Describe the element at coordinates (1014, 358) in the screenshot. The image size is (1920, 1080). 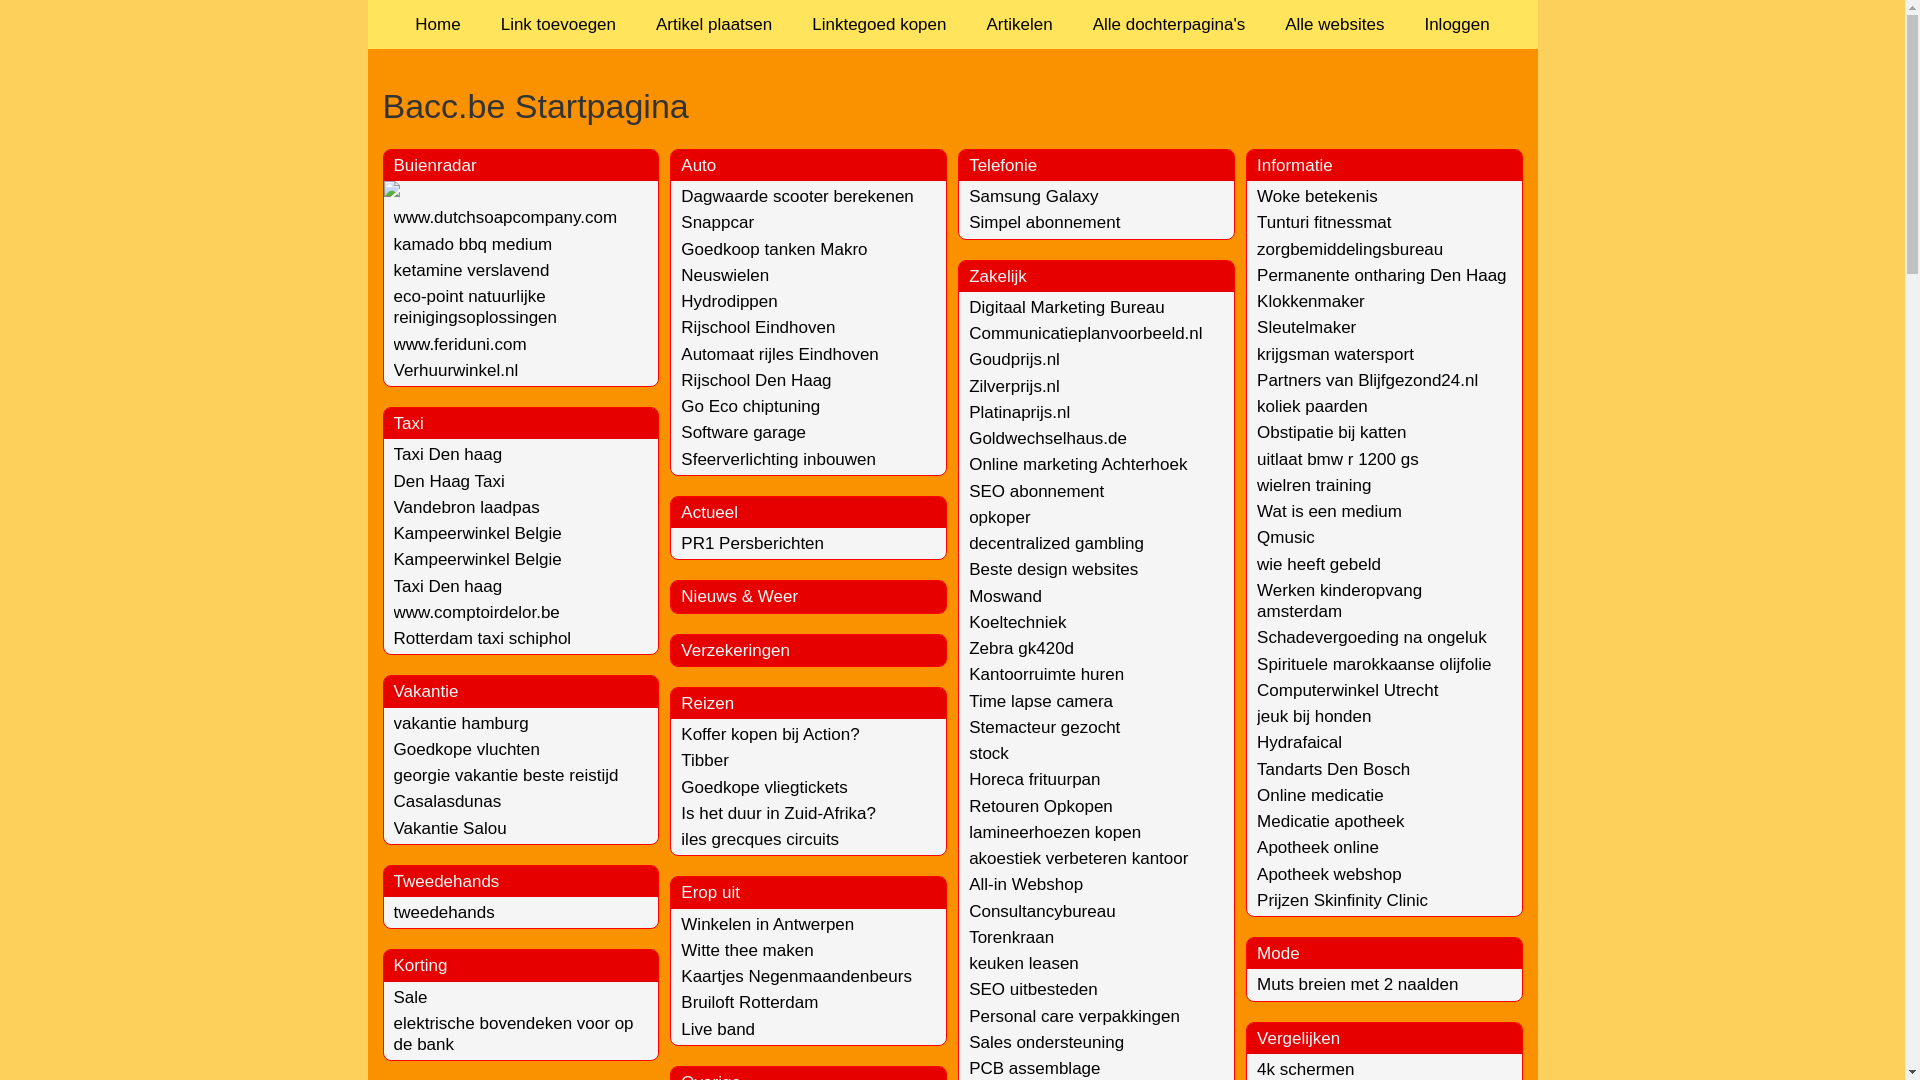
I see `'Goudprijs.nl'` at that location.